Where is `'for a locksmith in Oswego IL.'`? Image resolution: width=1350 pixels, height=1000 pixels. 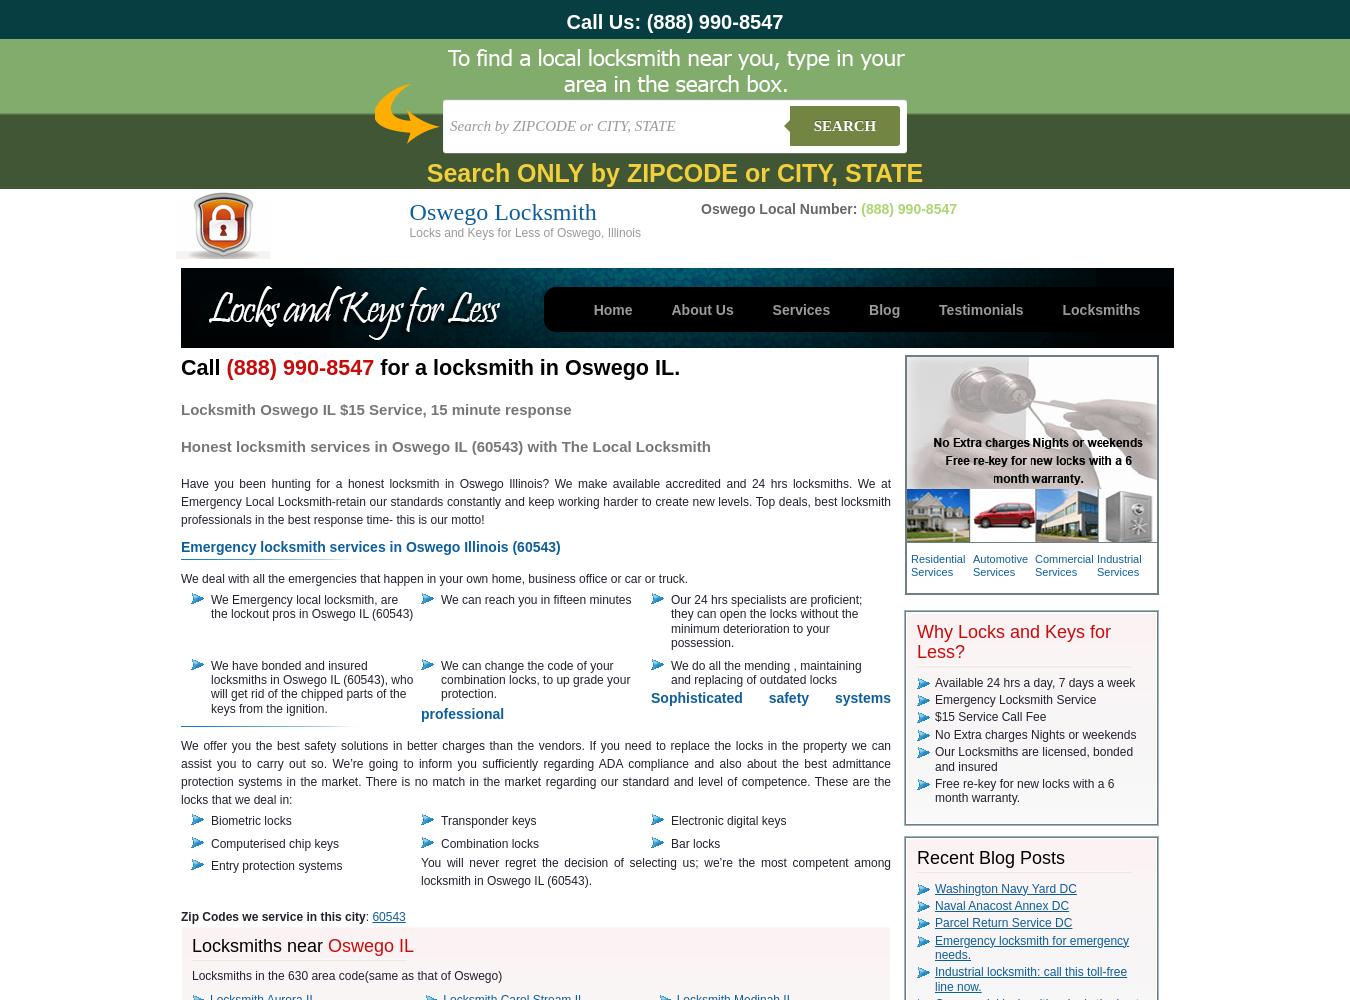
'for a locksmith in Oswego IL.' is located at coordinates (526, 366).